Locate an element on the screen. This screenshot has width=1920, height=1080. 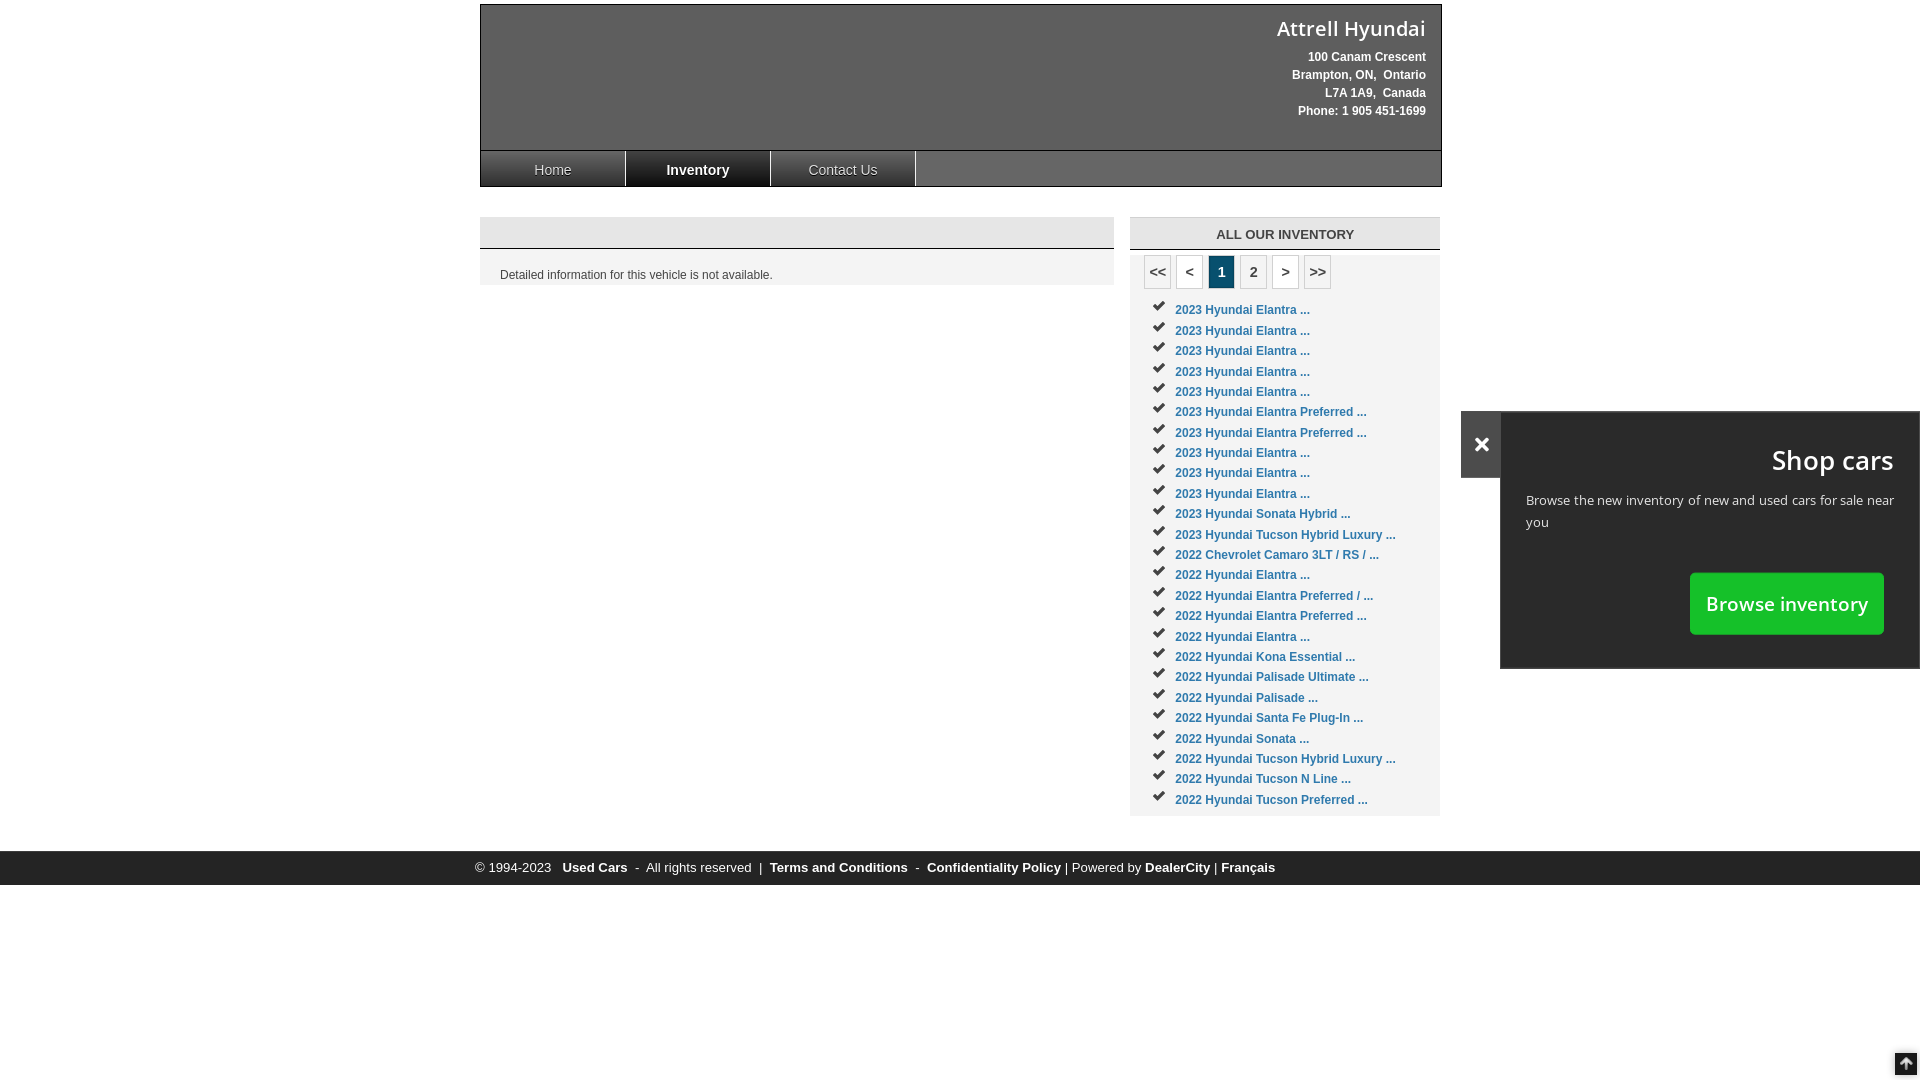
'>' is located at coordinates (1285, 272).